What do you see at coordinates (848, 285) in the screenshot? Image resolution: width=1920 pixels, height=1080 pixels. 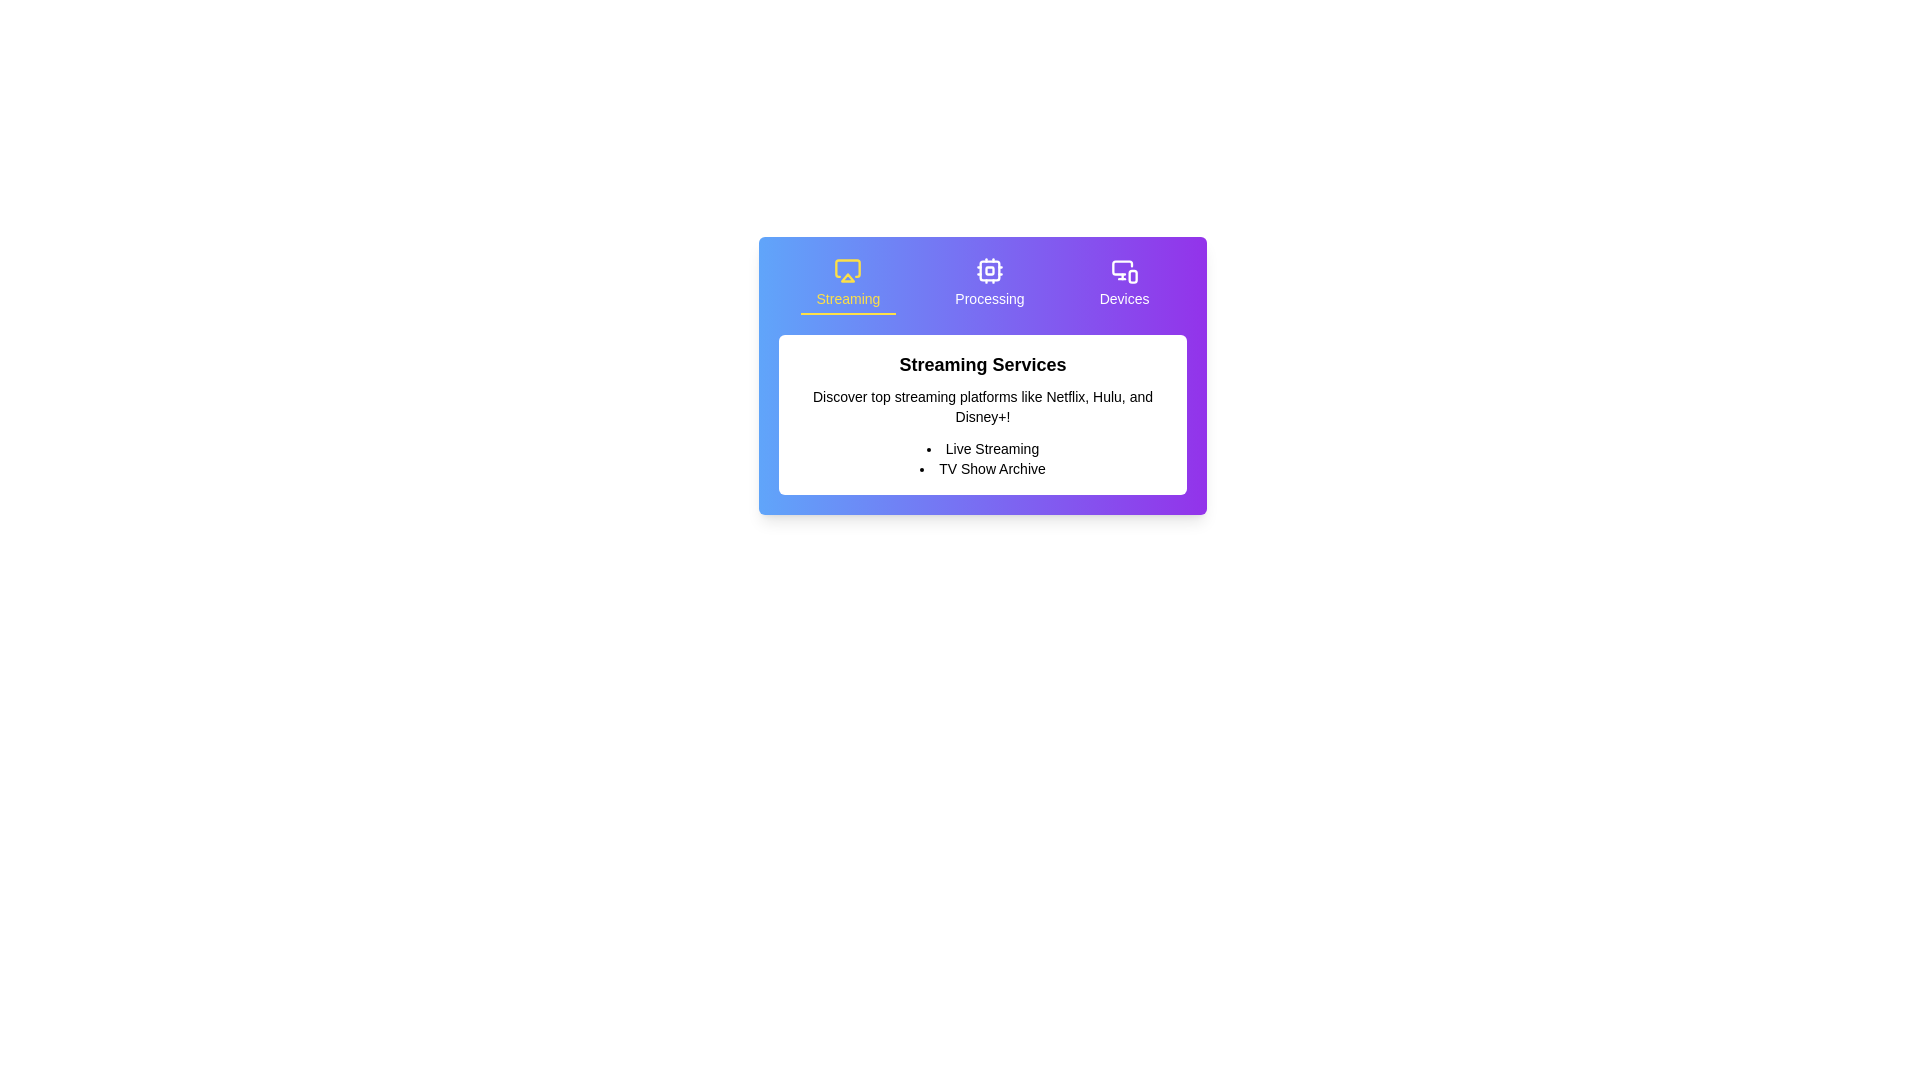 I see `the first interactive tab button that displays content related to 'Streaming'` at bounding box center [848, 285].